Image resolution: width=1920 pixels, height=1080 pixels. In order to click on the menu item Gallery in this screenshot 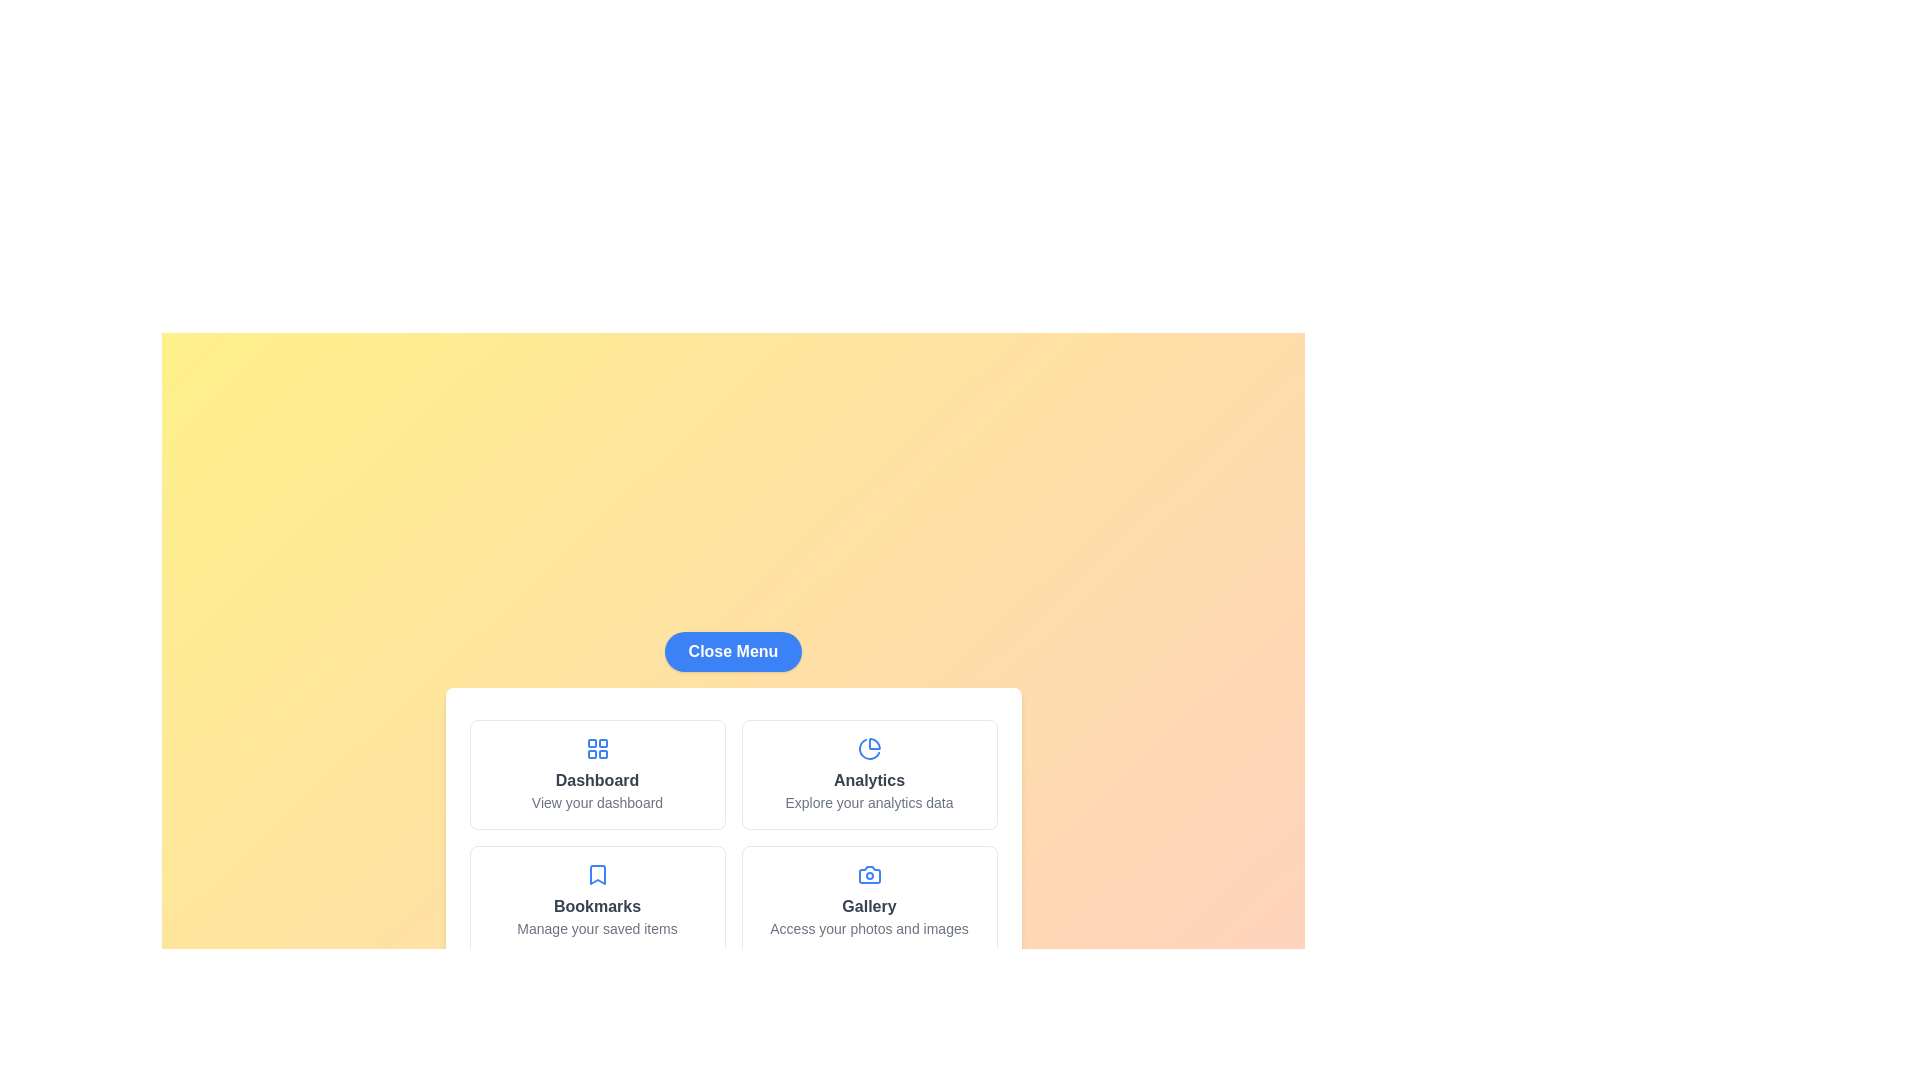, I will do `click(869, 901)`.